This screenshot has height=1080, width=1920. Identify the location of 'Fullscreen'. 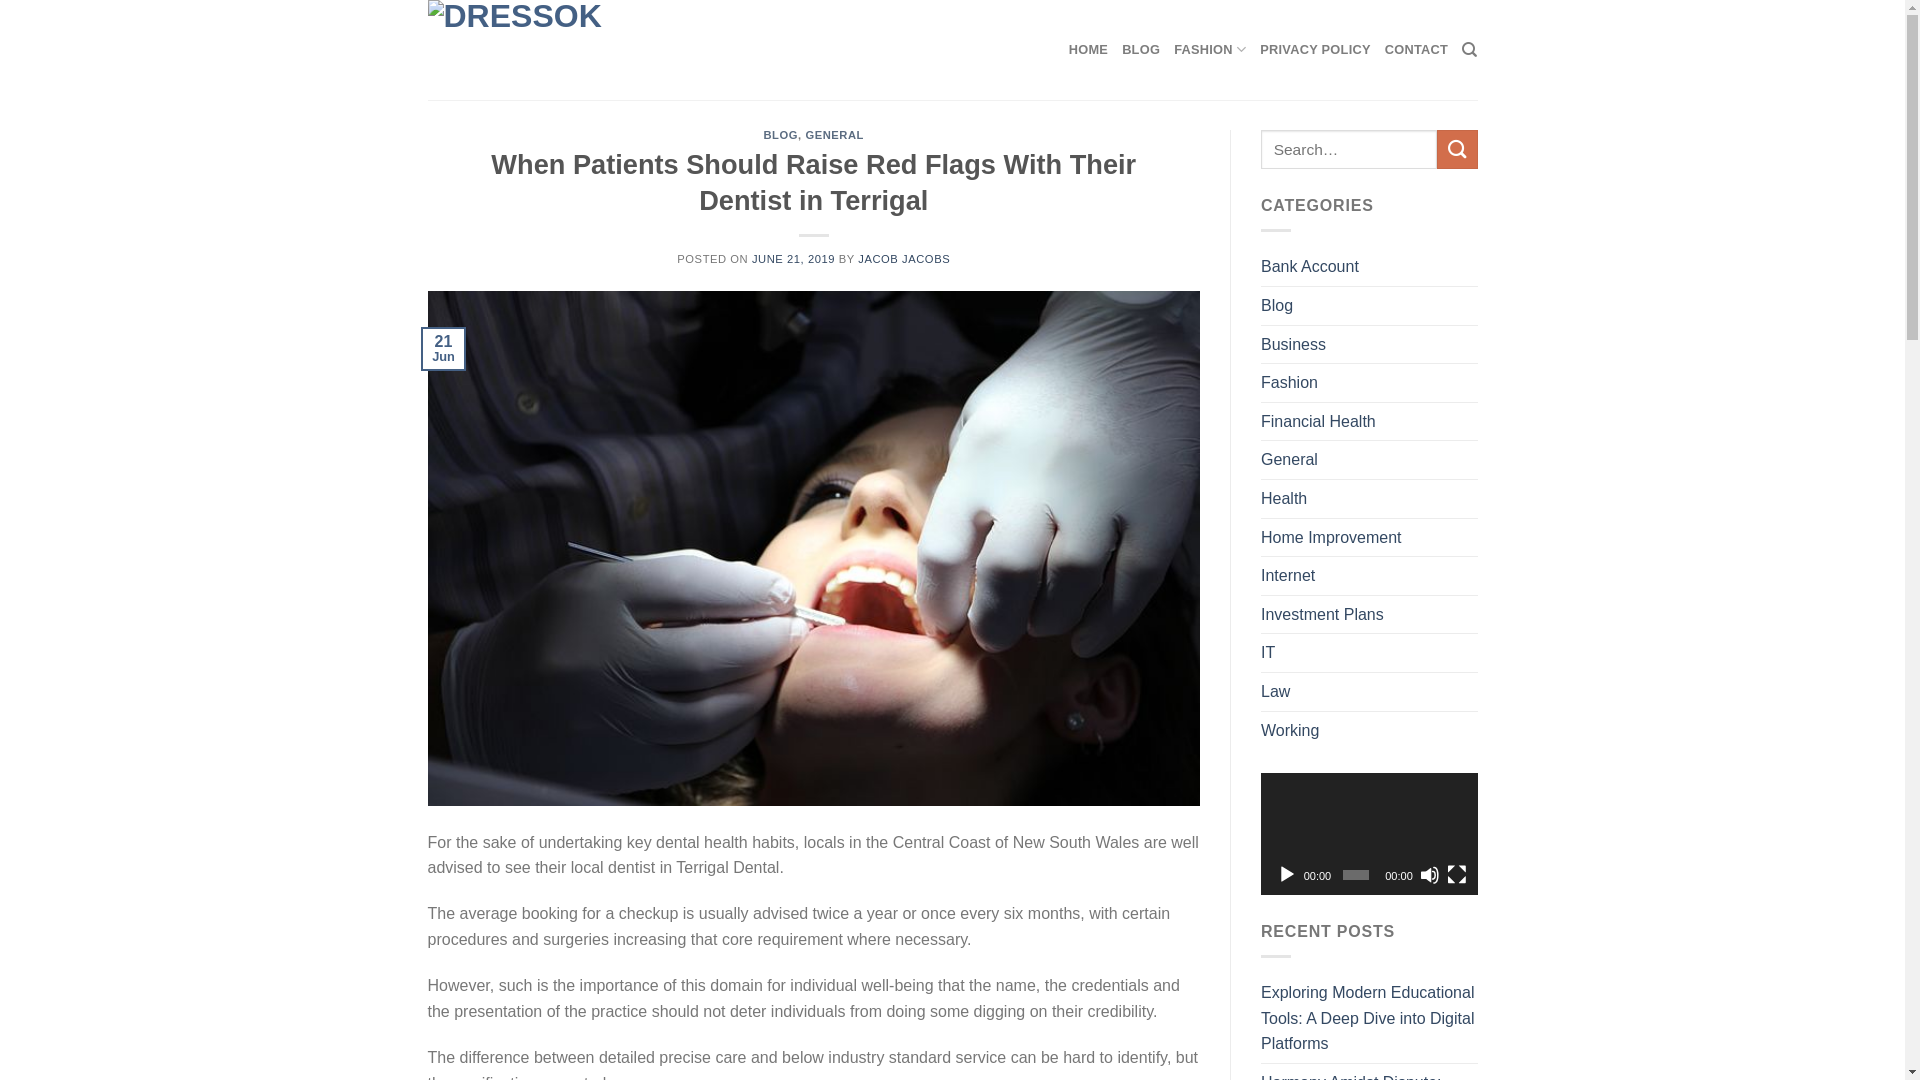
(1446, 874).